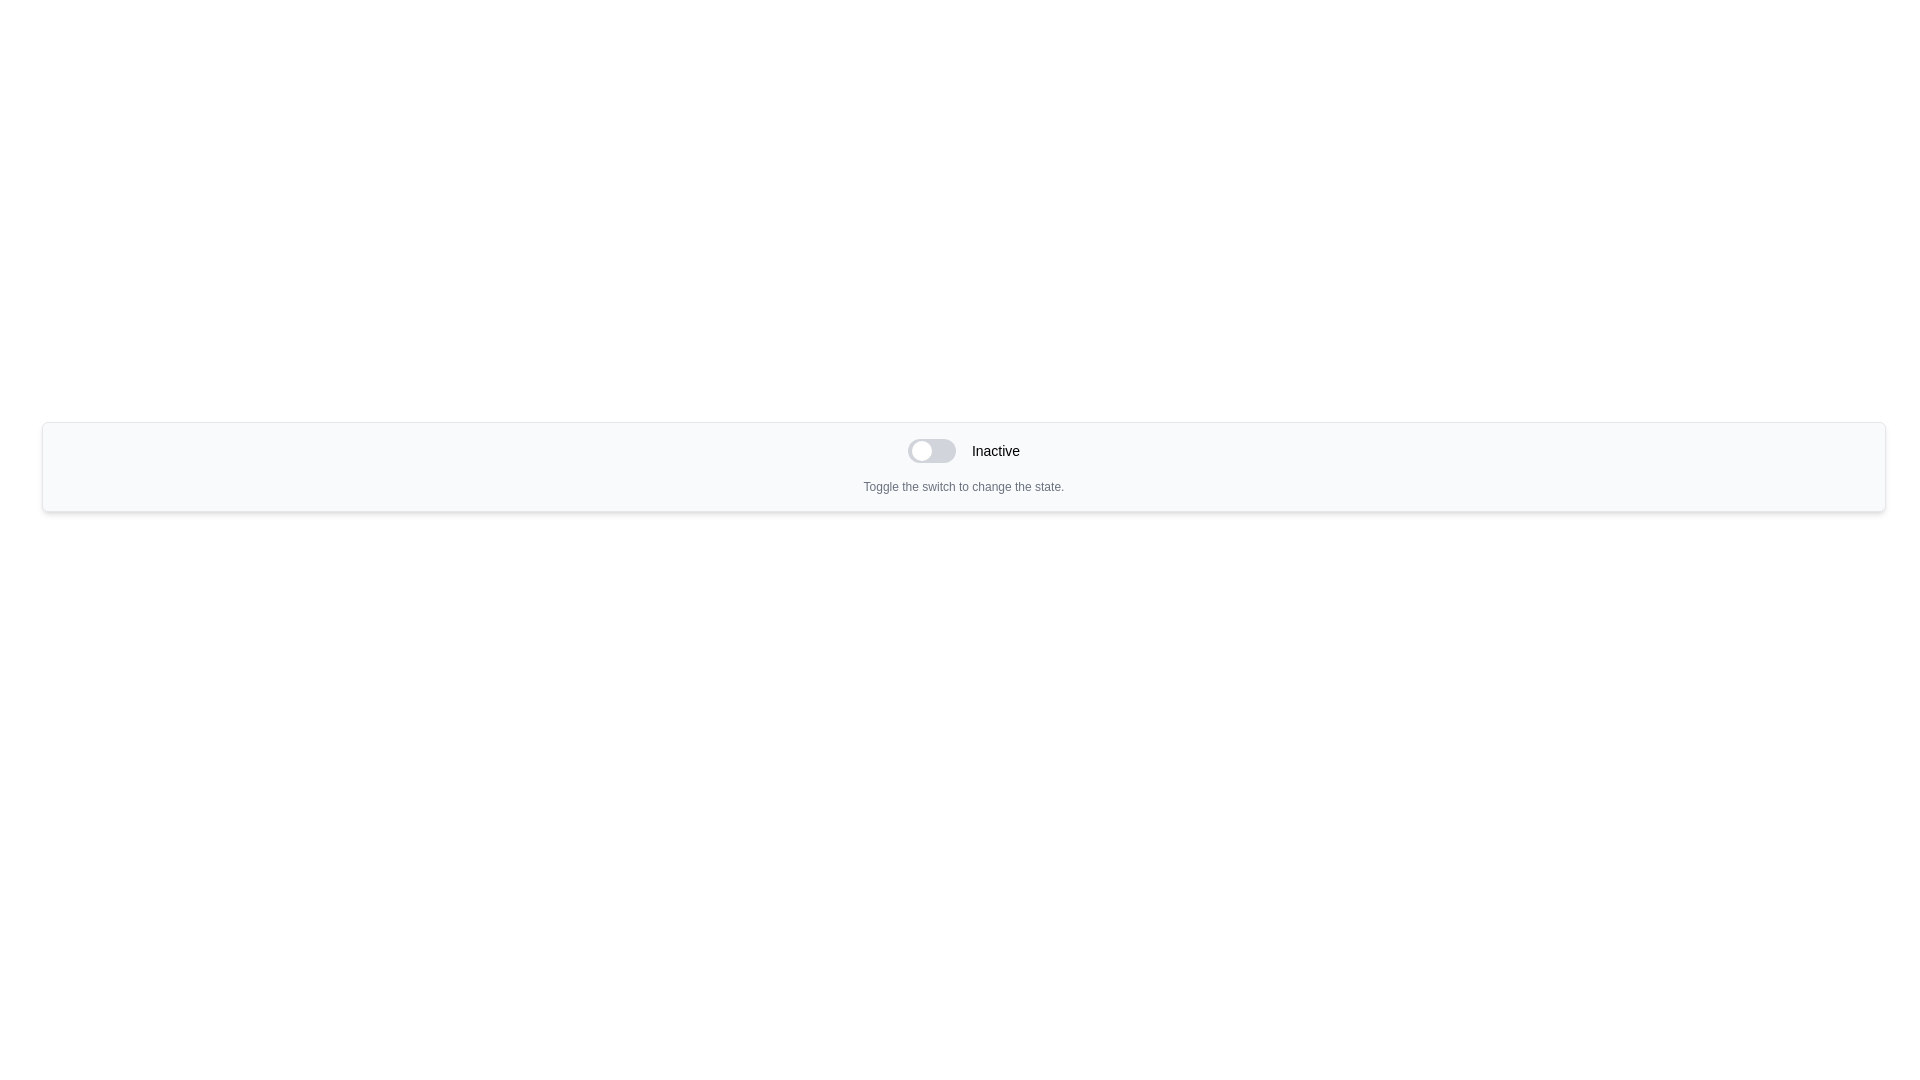 The height and width of the screenshot is (1080, 1920). I want to click on the small circular toggle switch knob with a white background, so click(920, 451).